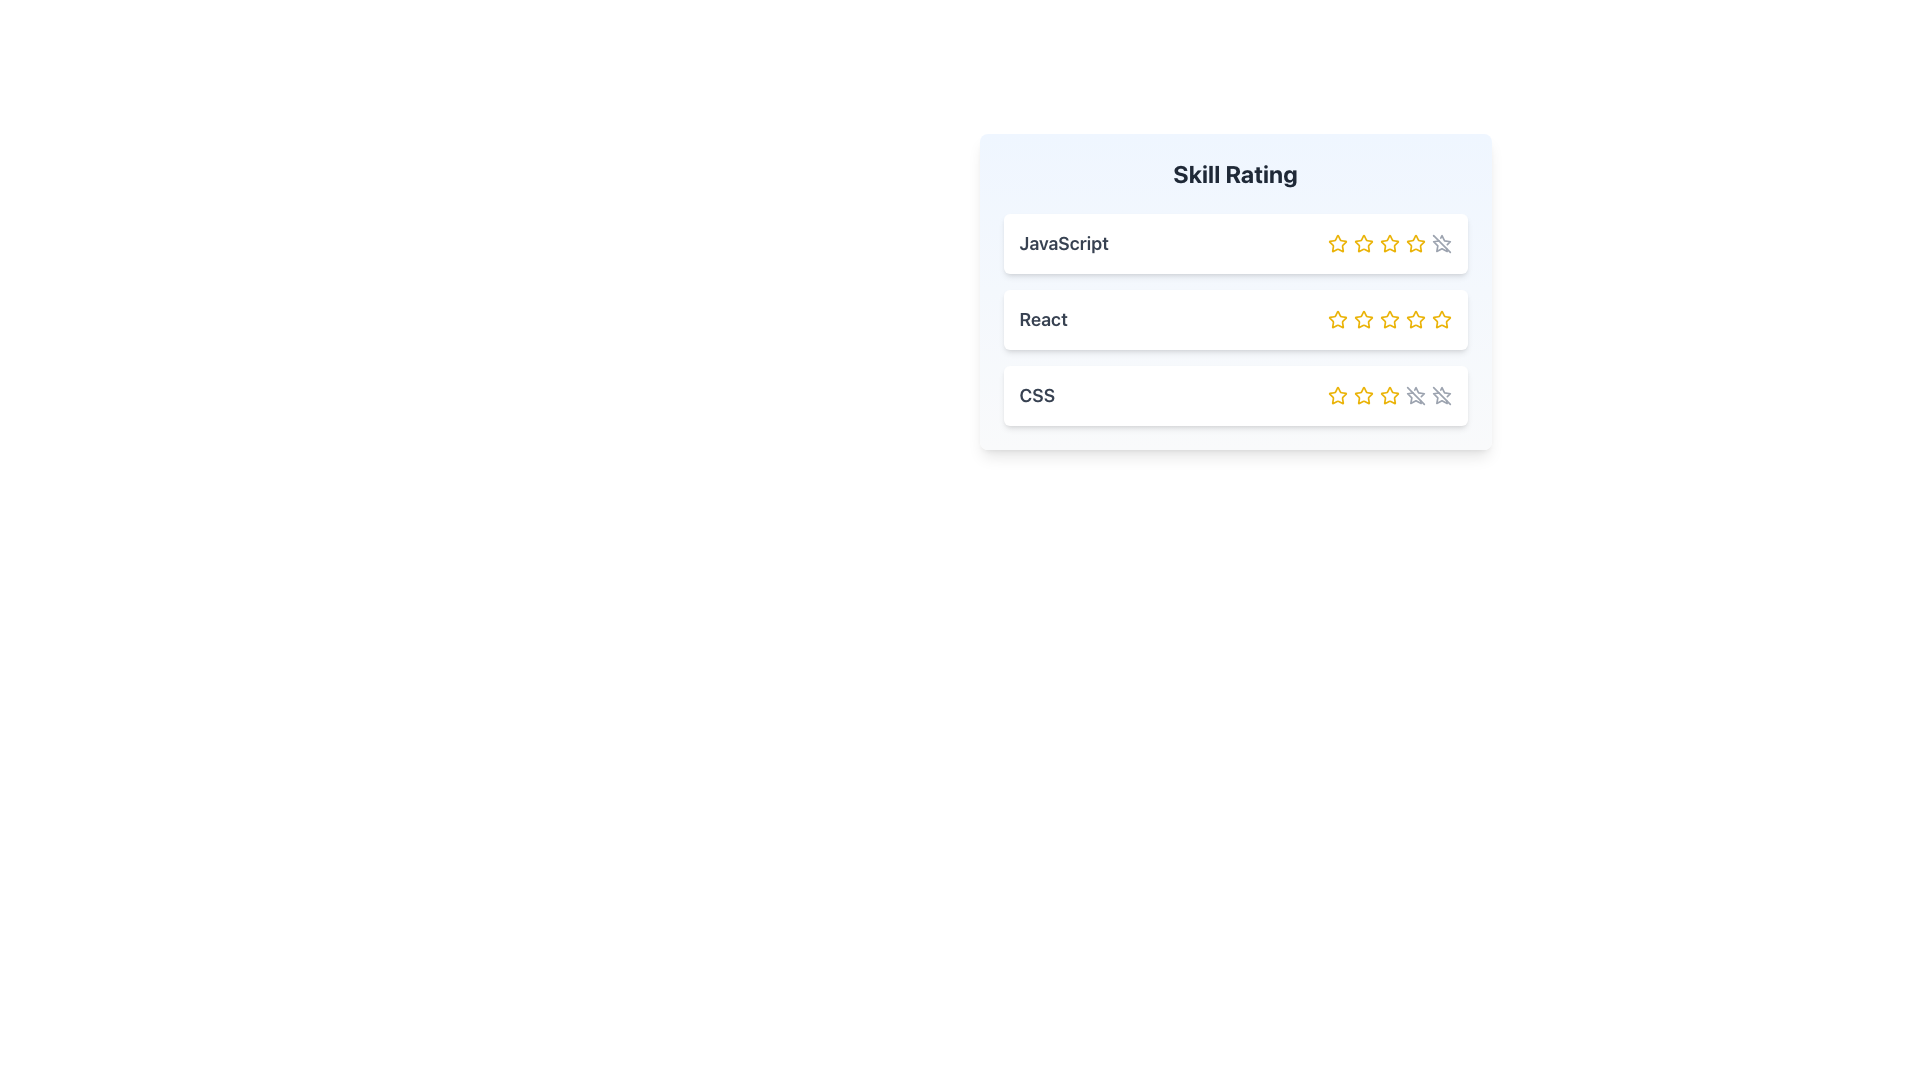 The image size is (1920, 1080). I want to click on the third yellow star icon in the 'CSS' row of the skill rating section, so click(1388, 396).